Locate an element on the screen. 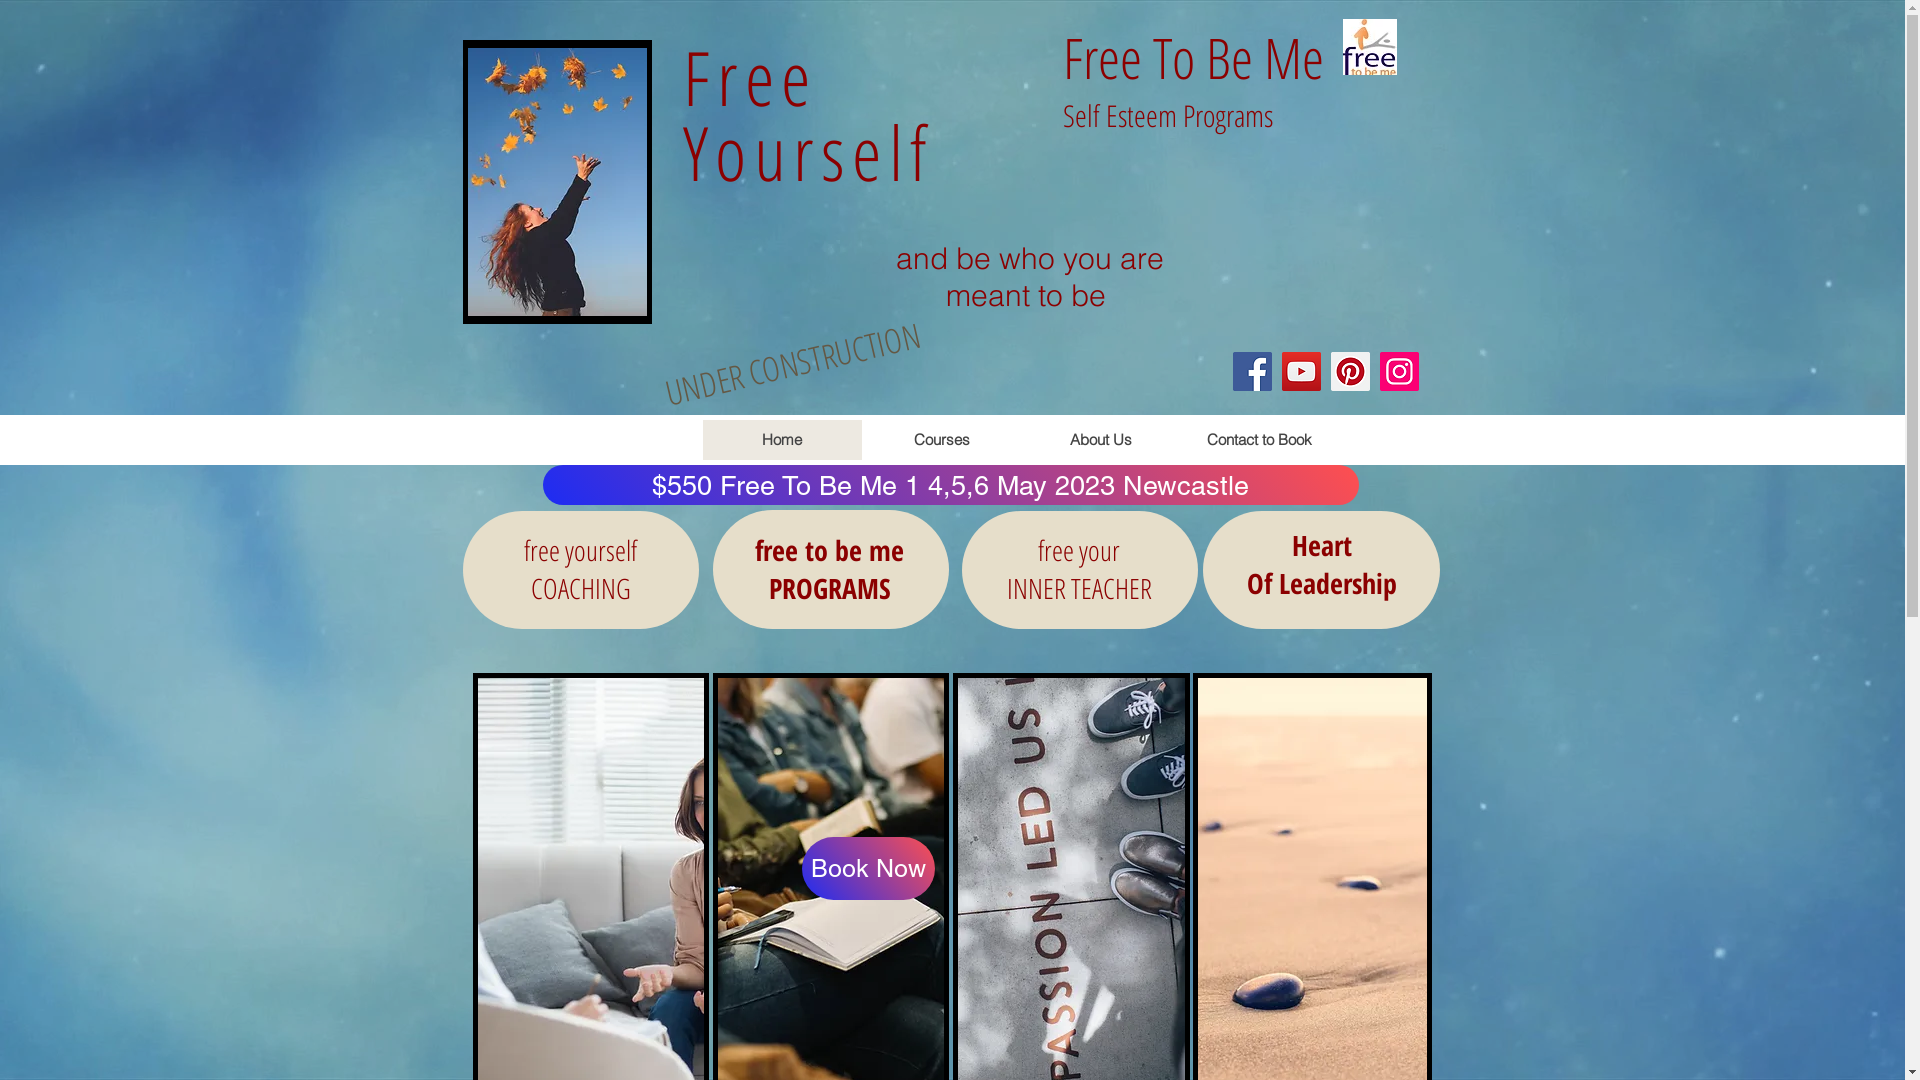 The height and width of the screenshot is (1080, 1920). 'Courses' is located at coordinates (940, 438).